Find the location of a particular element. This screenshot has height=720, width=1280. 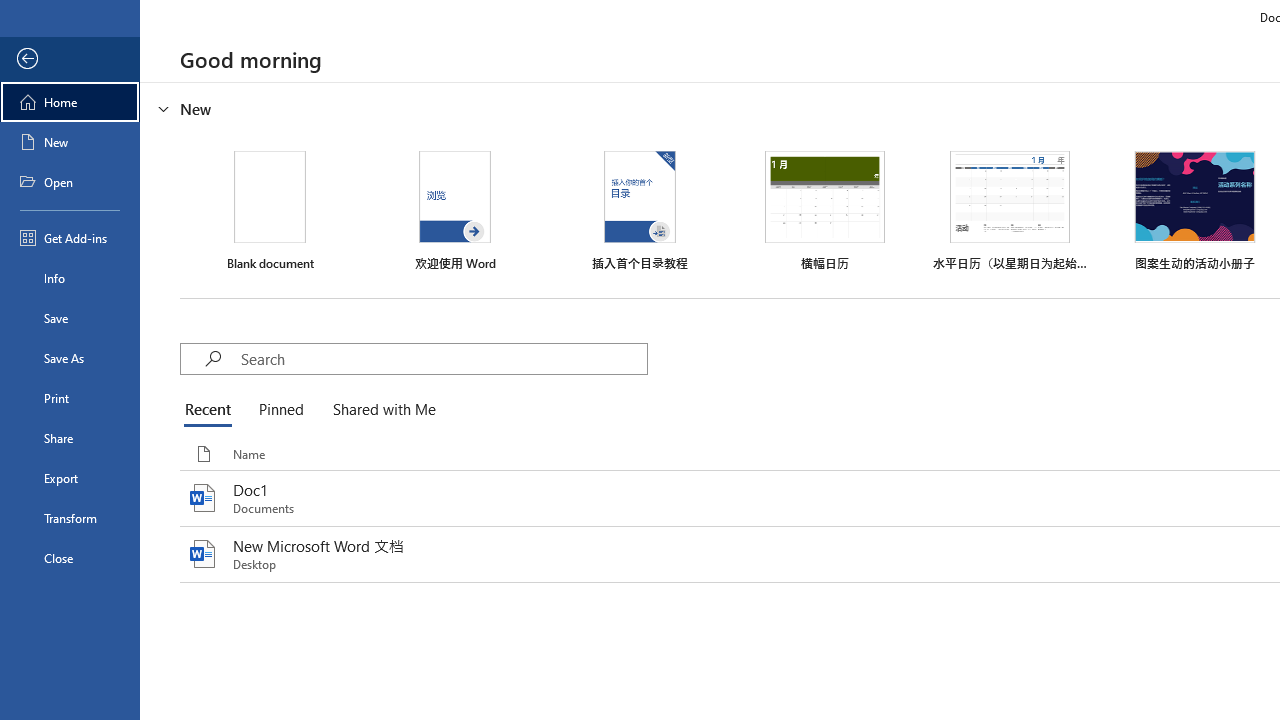

'Print' is located at coordinates (69, 398).